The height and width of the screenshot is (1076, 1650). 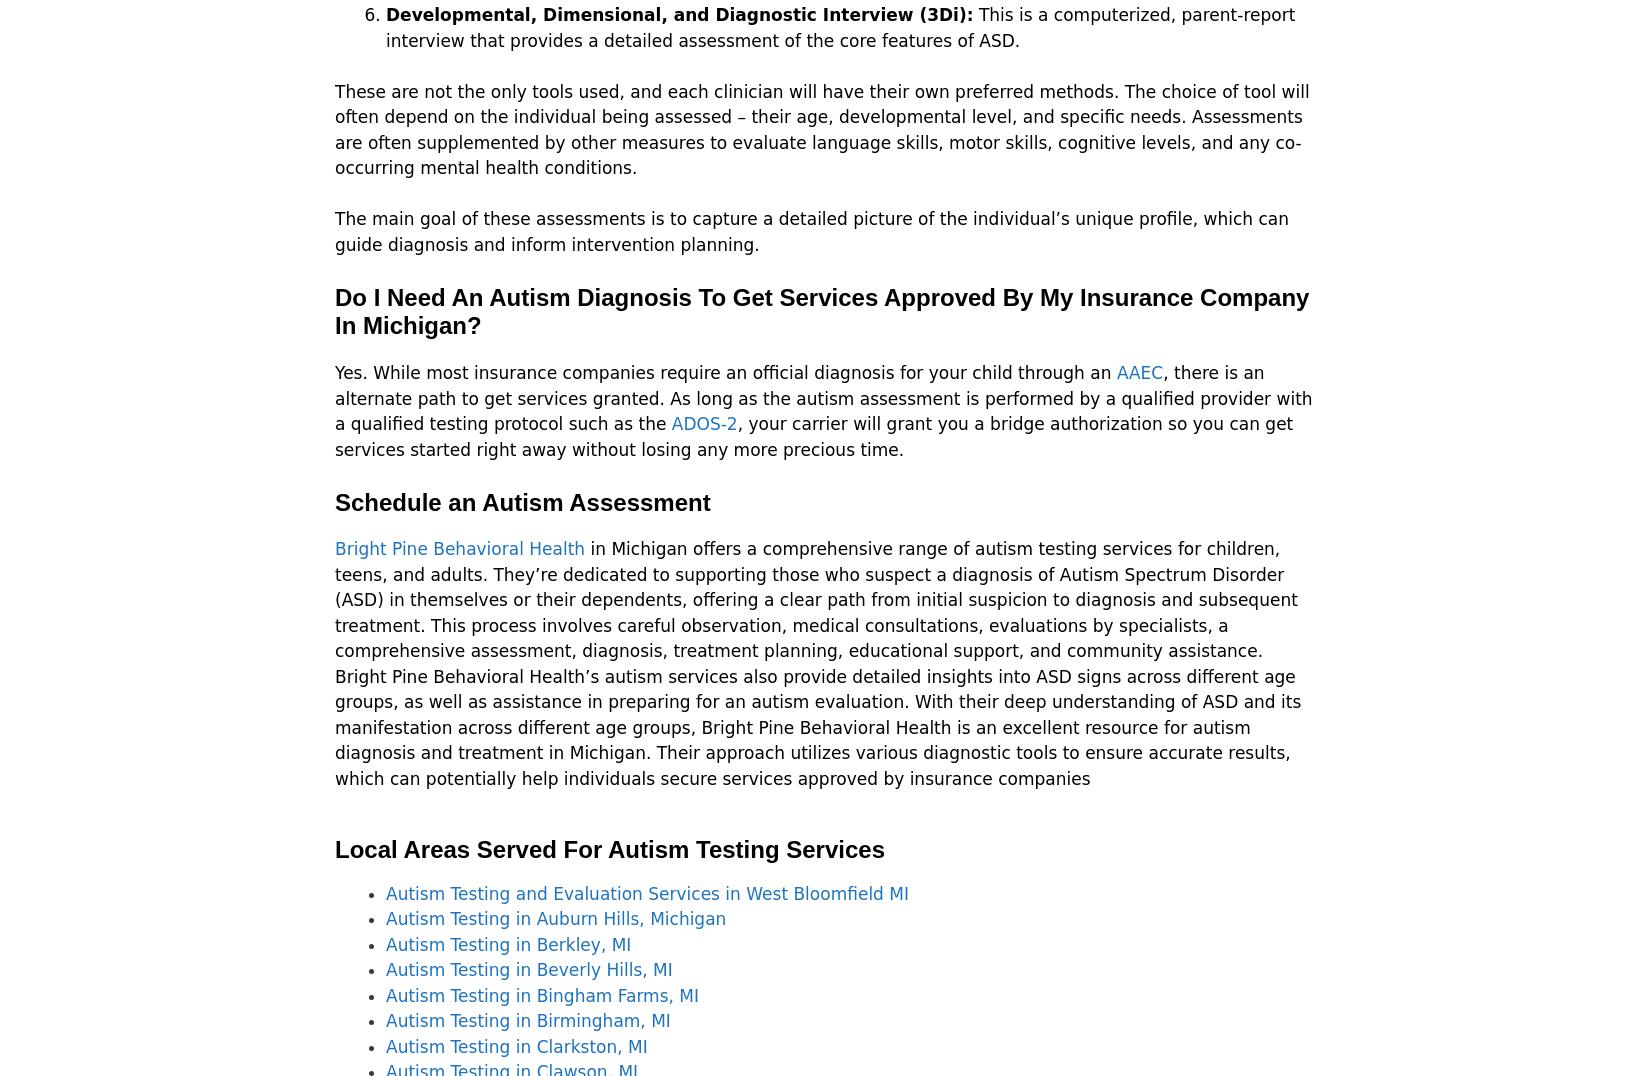 I want to click on 'Autism Testing in Berkley, MI', so click(x=507, y=943).